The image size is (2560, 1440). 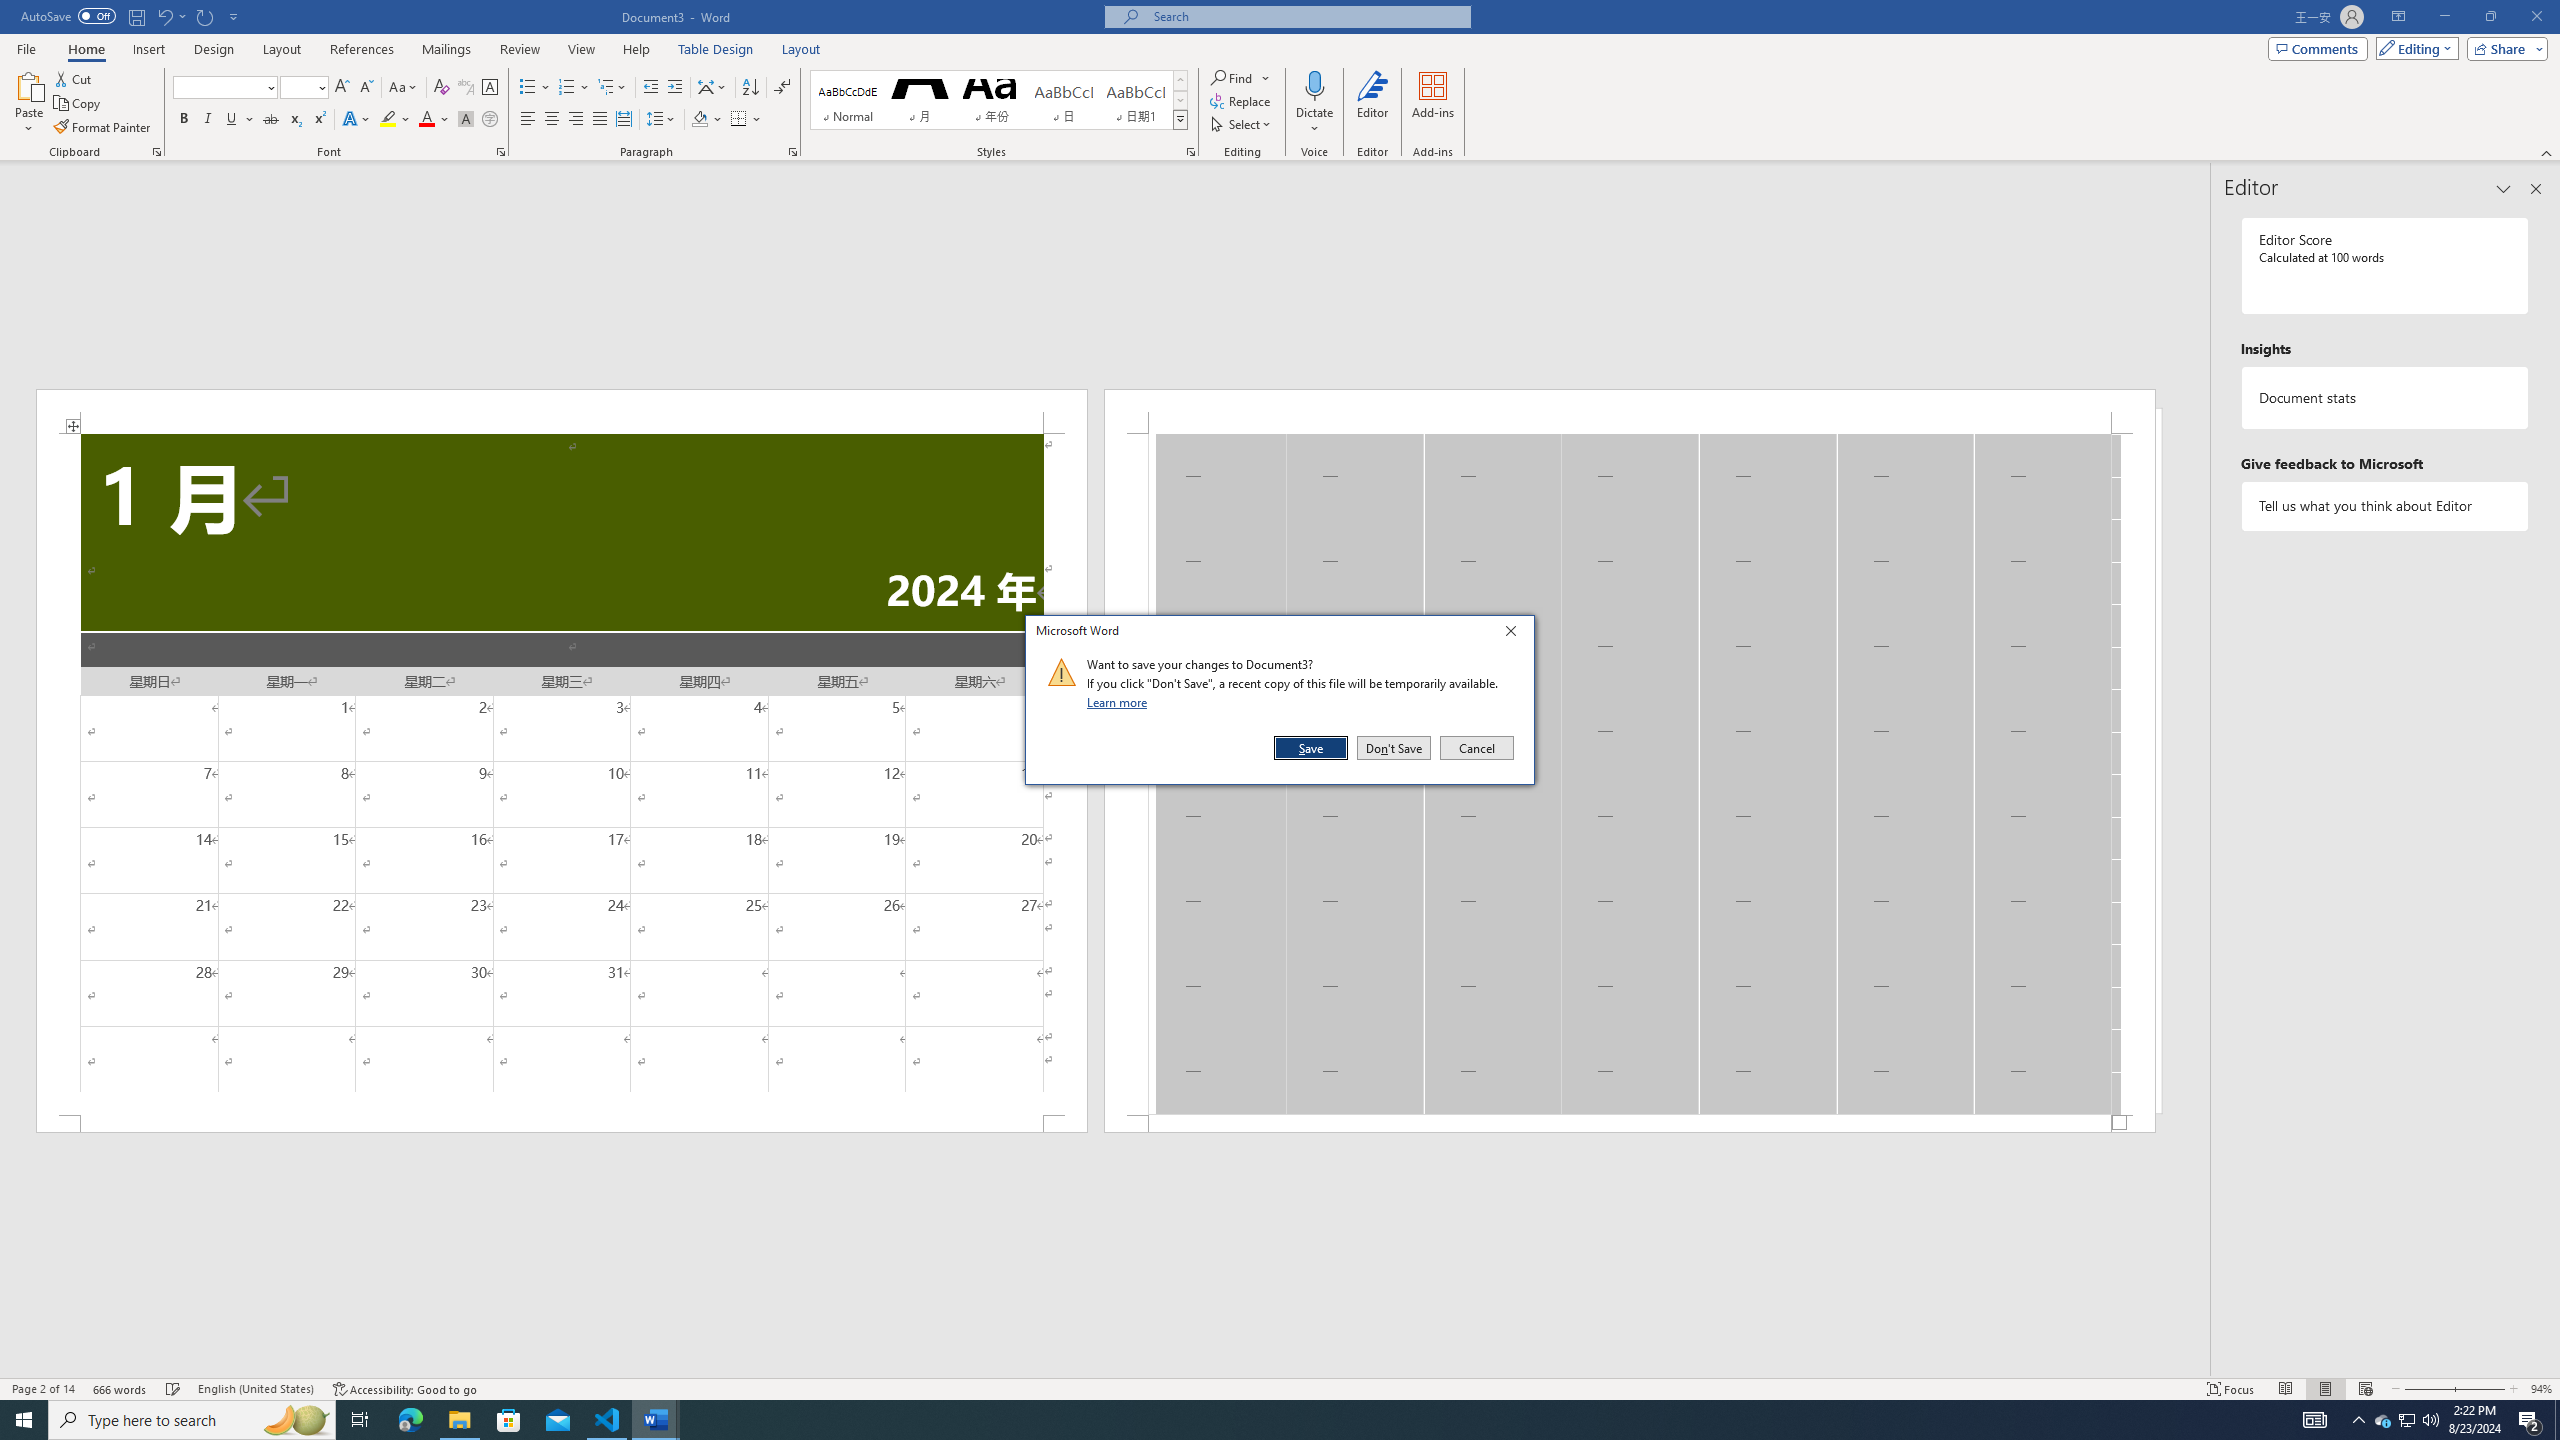 What do you see at coordinates (2359, 1418) in the screenshot?
I see `'Notification Chevron'` at bounding box center [2359, 1418].